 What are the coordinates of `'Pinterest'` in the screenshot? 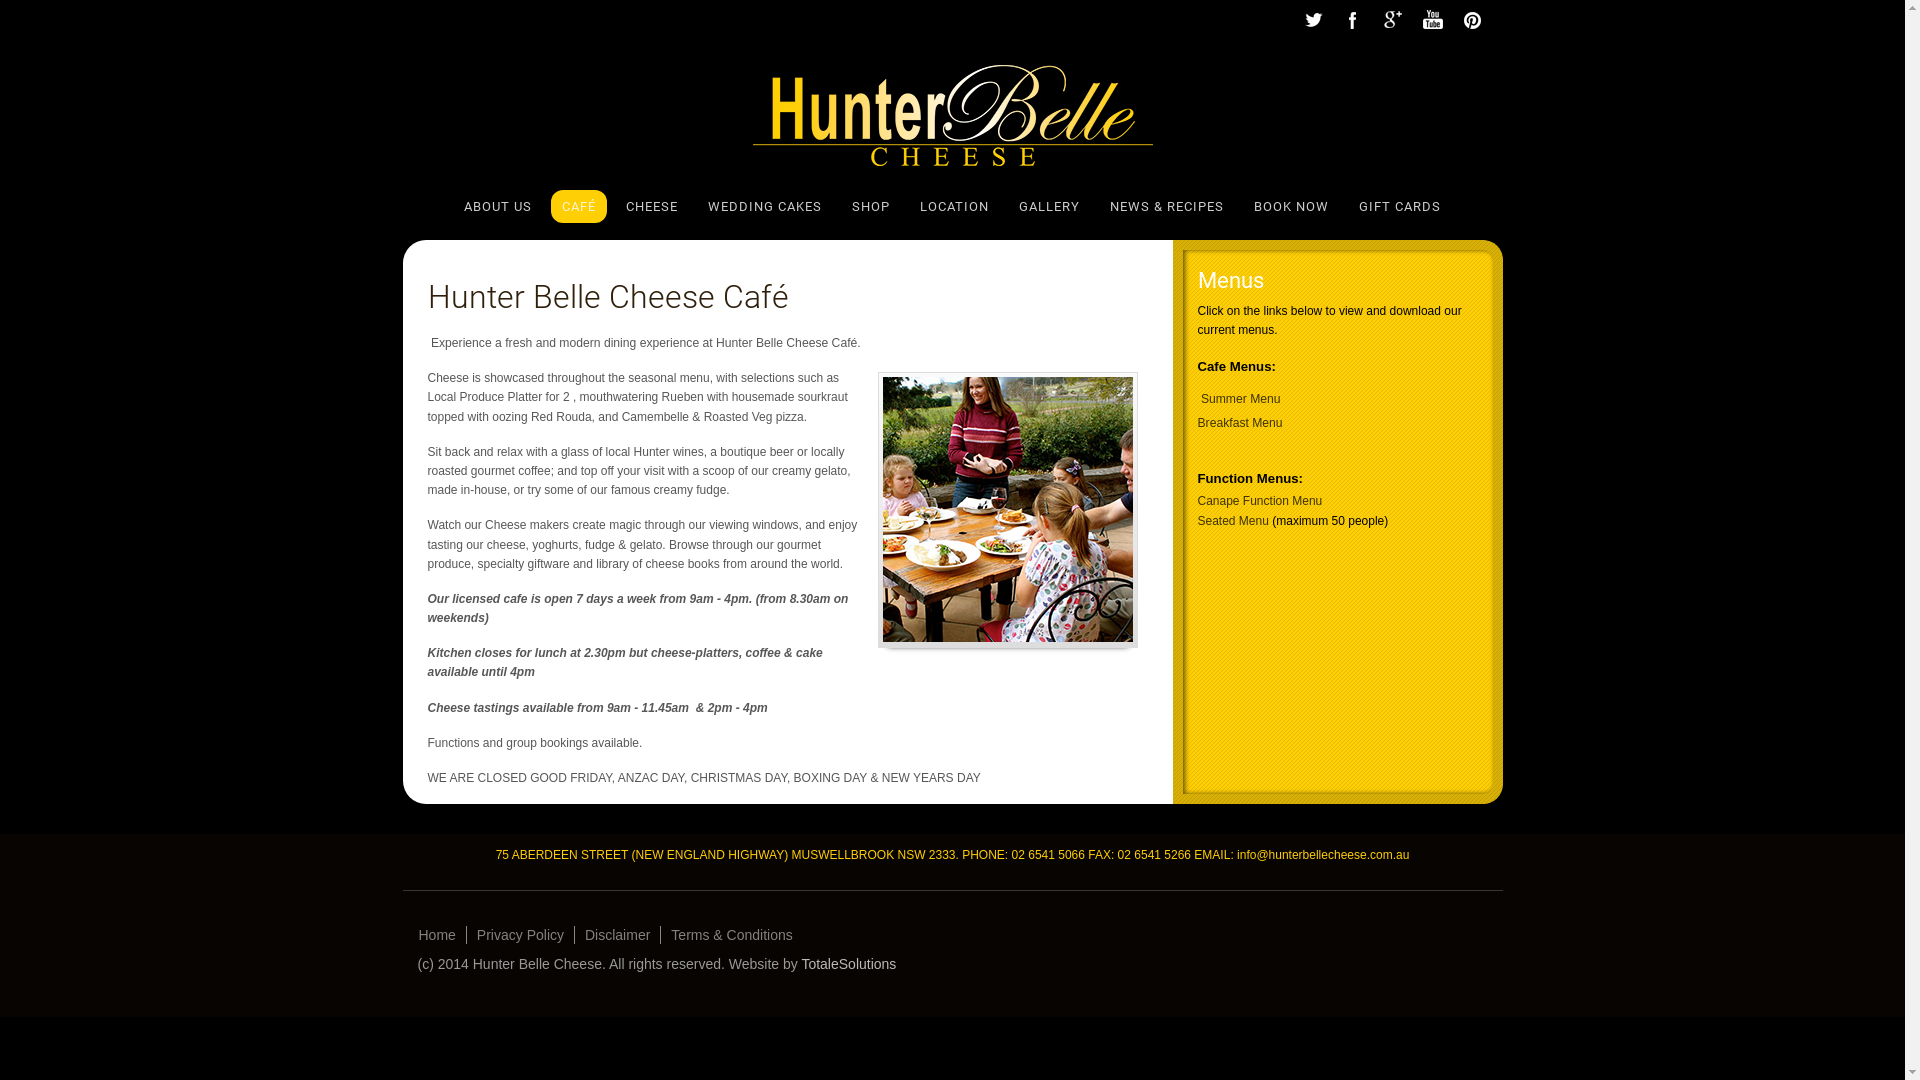 It's located at (1451, 20).